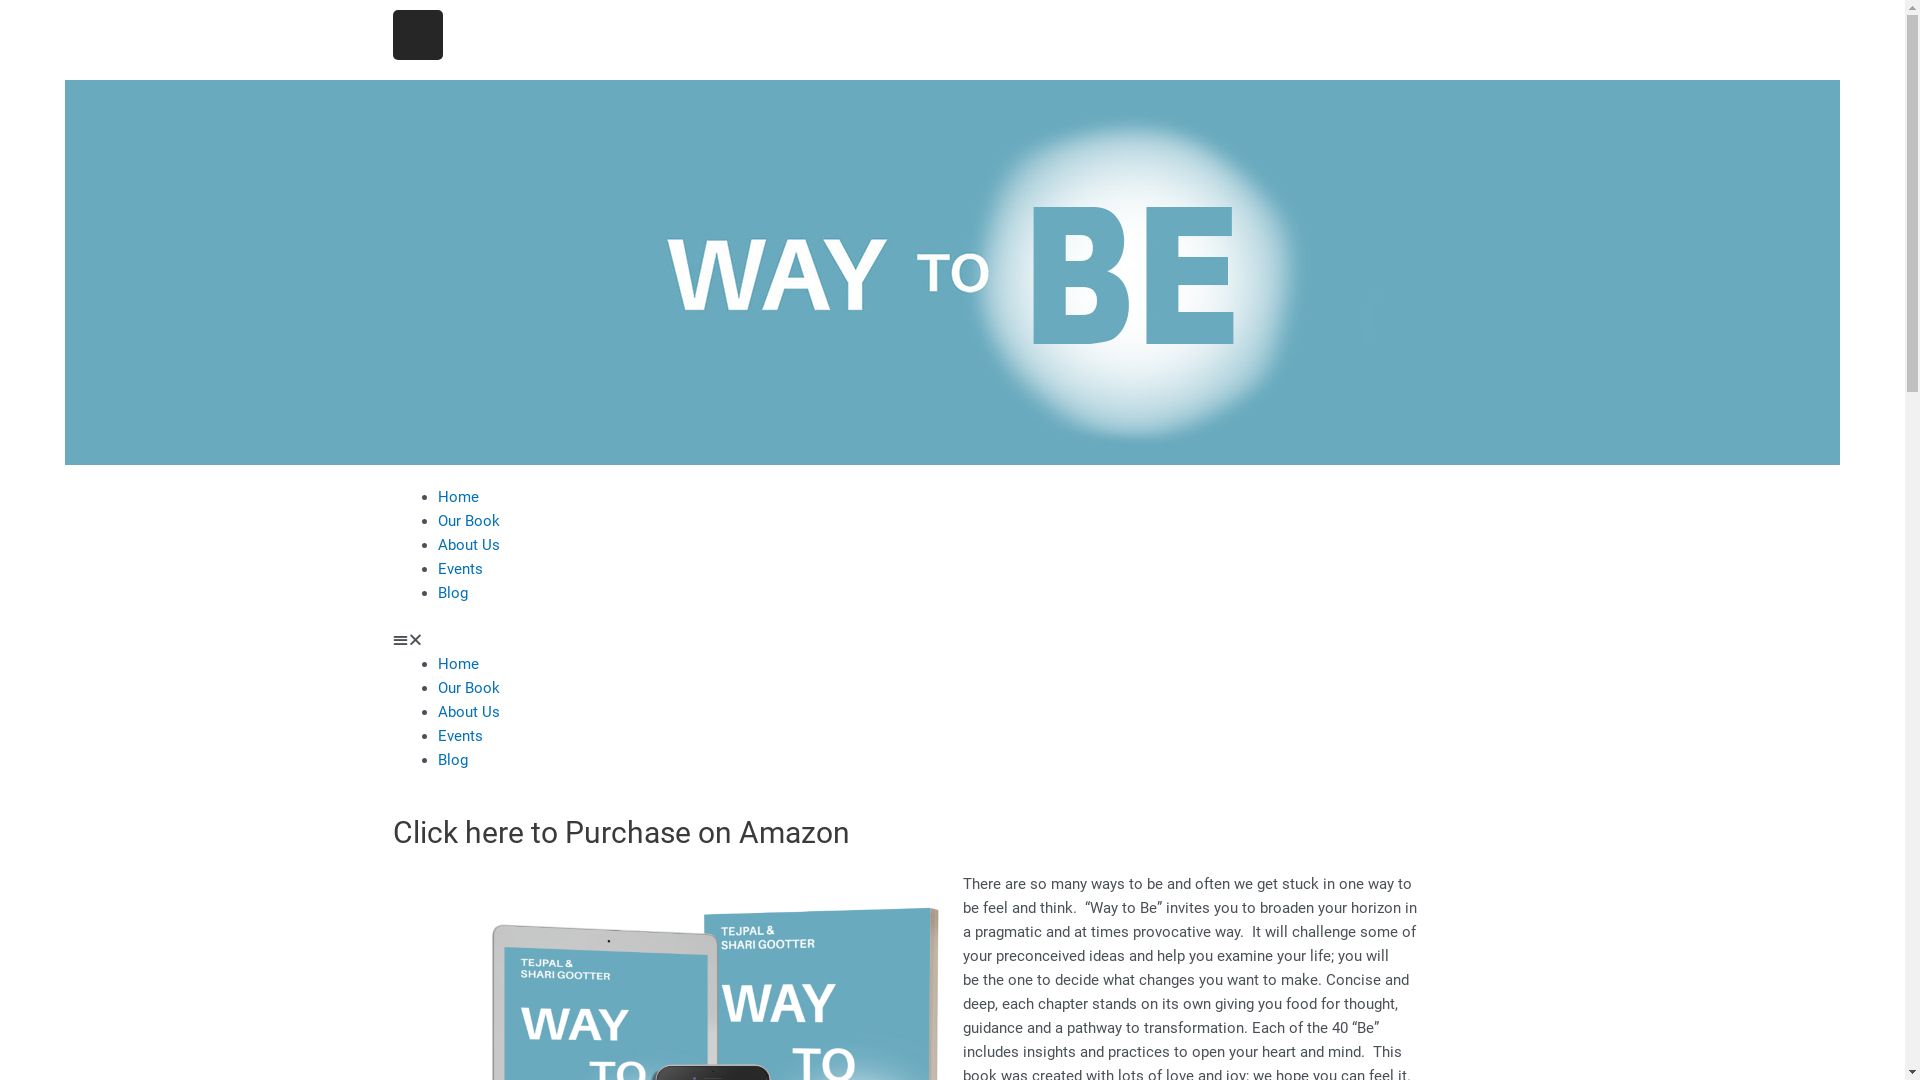  I want to click on 'Our Book', so click(468, 685).